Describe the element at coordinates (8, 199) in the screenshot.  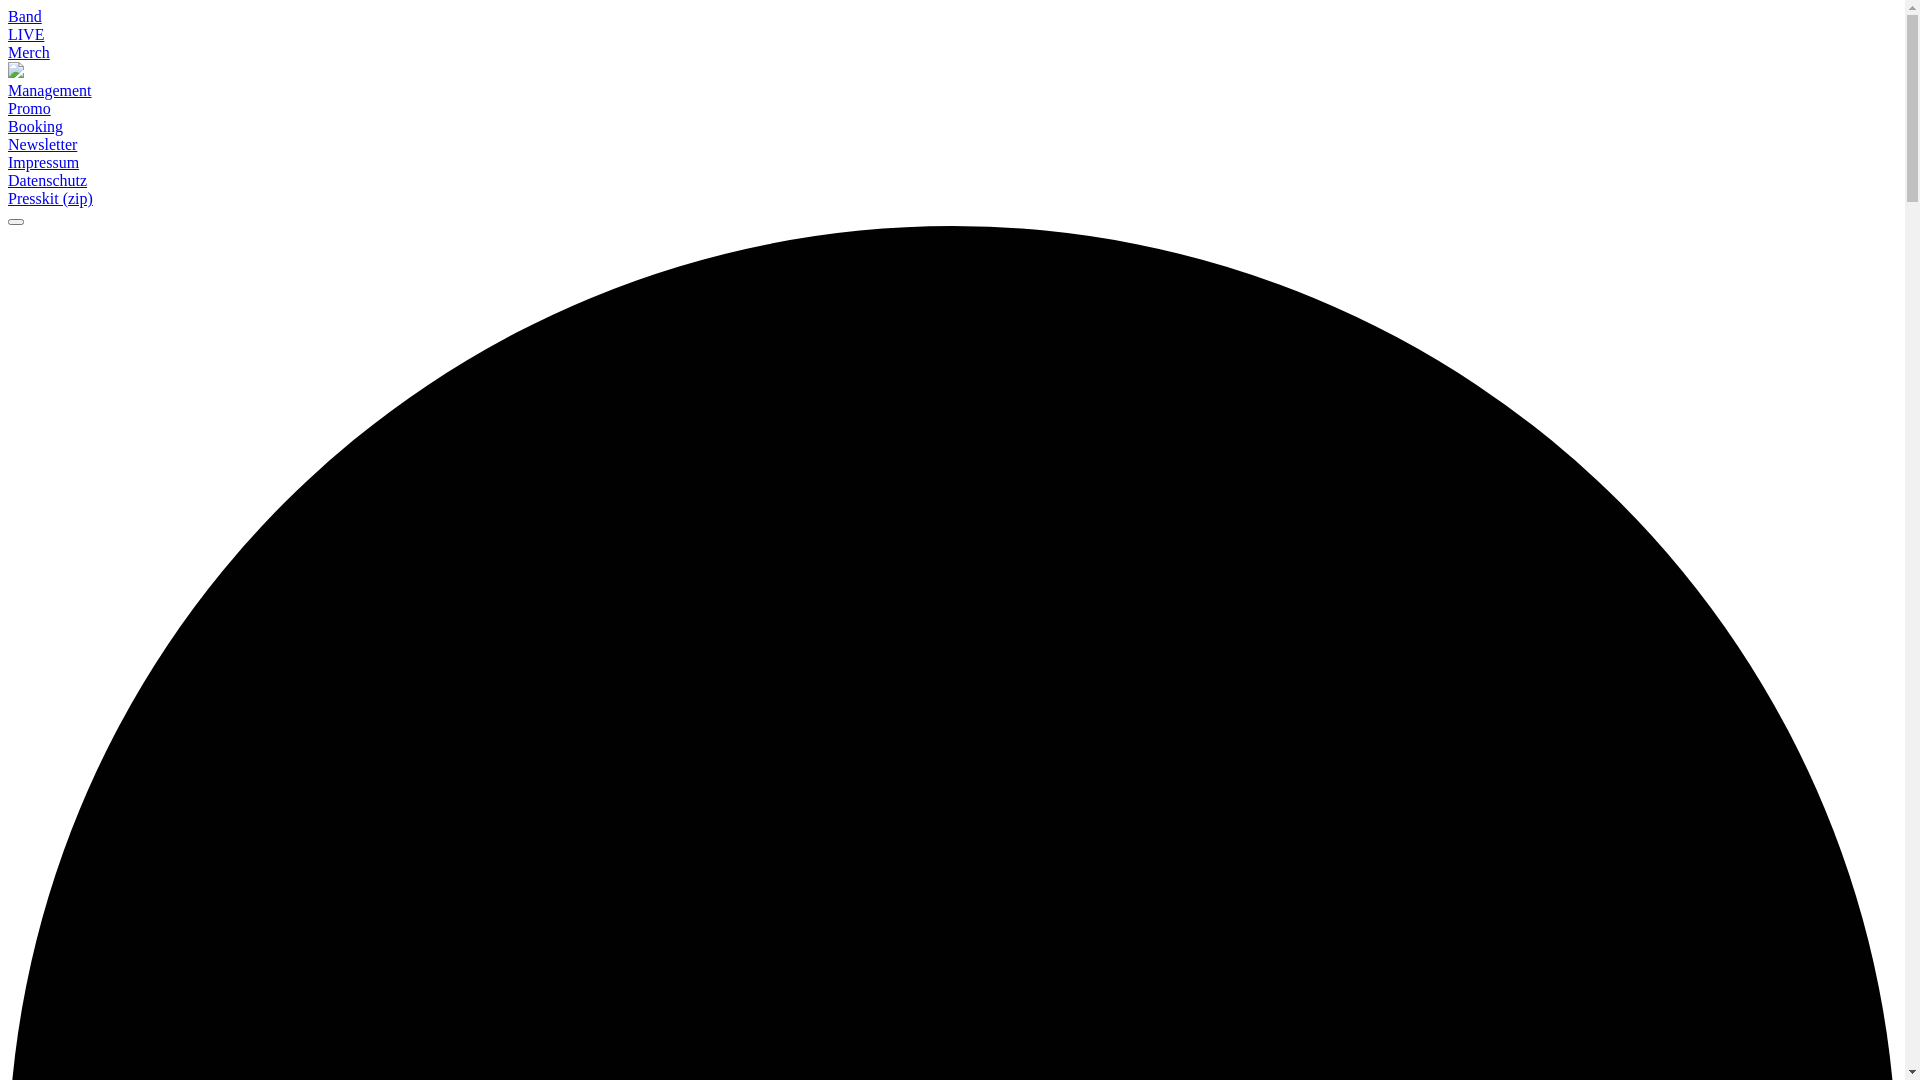
I see `'Presskit (zip)'` at that location.